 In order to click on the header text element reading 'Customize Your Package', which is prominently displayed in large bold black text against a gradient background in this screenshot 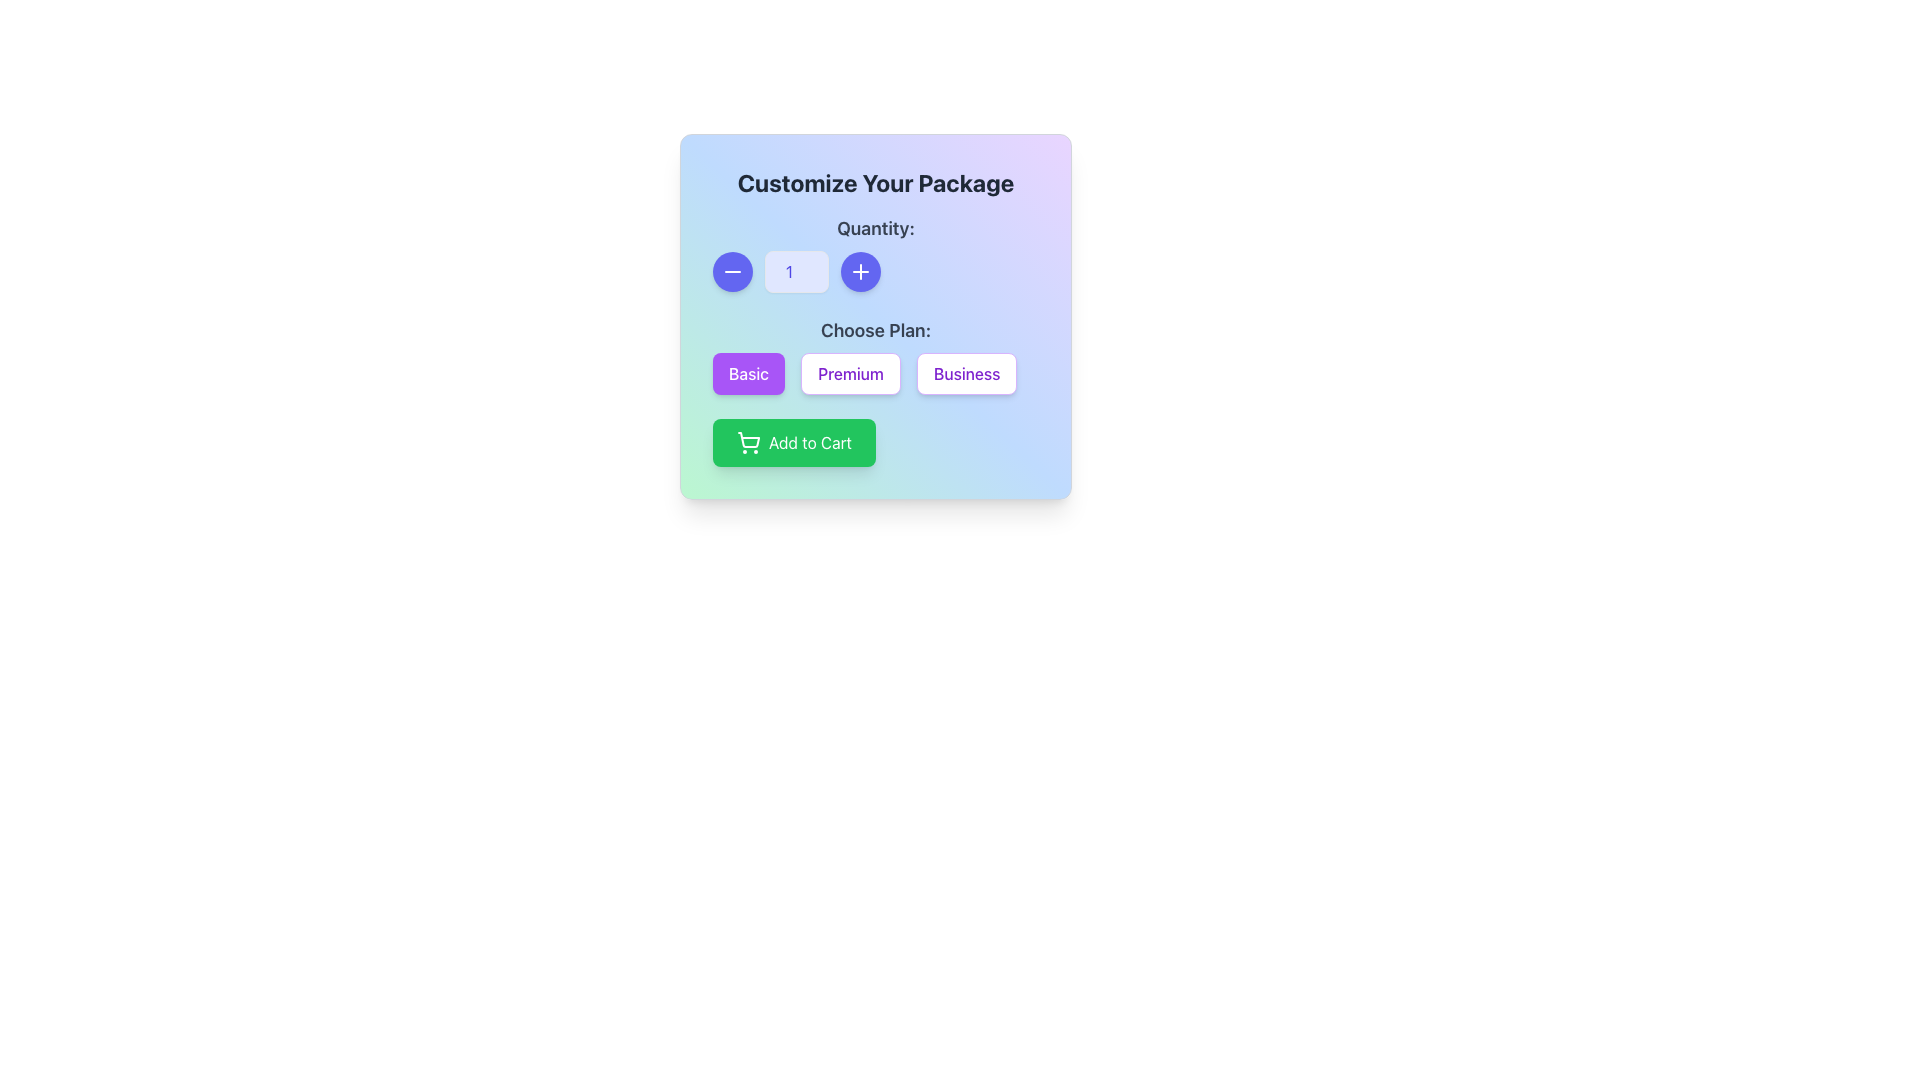, I will do `click(875, 182)`.